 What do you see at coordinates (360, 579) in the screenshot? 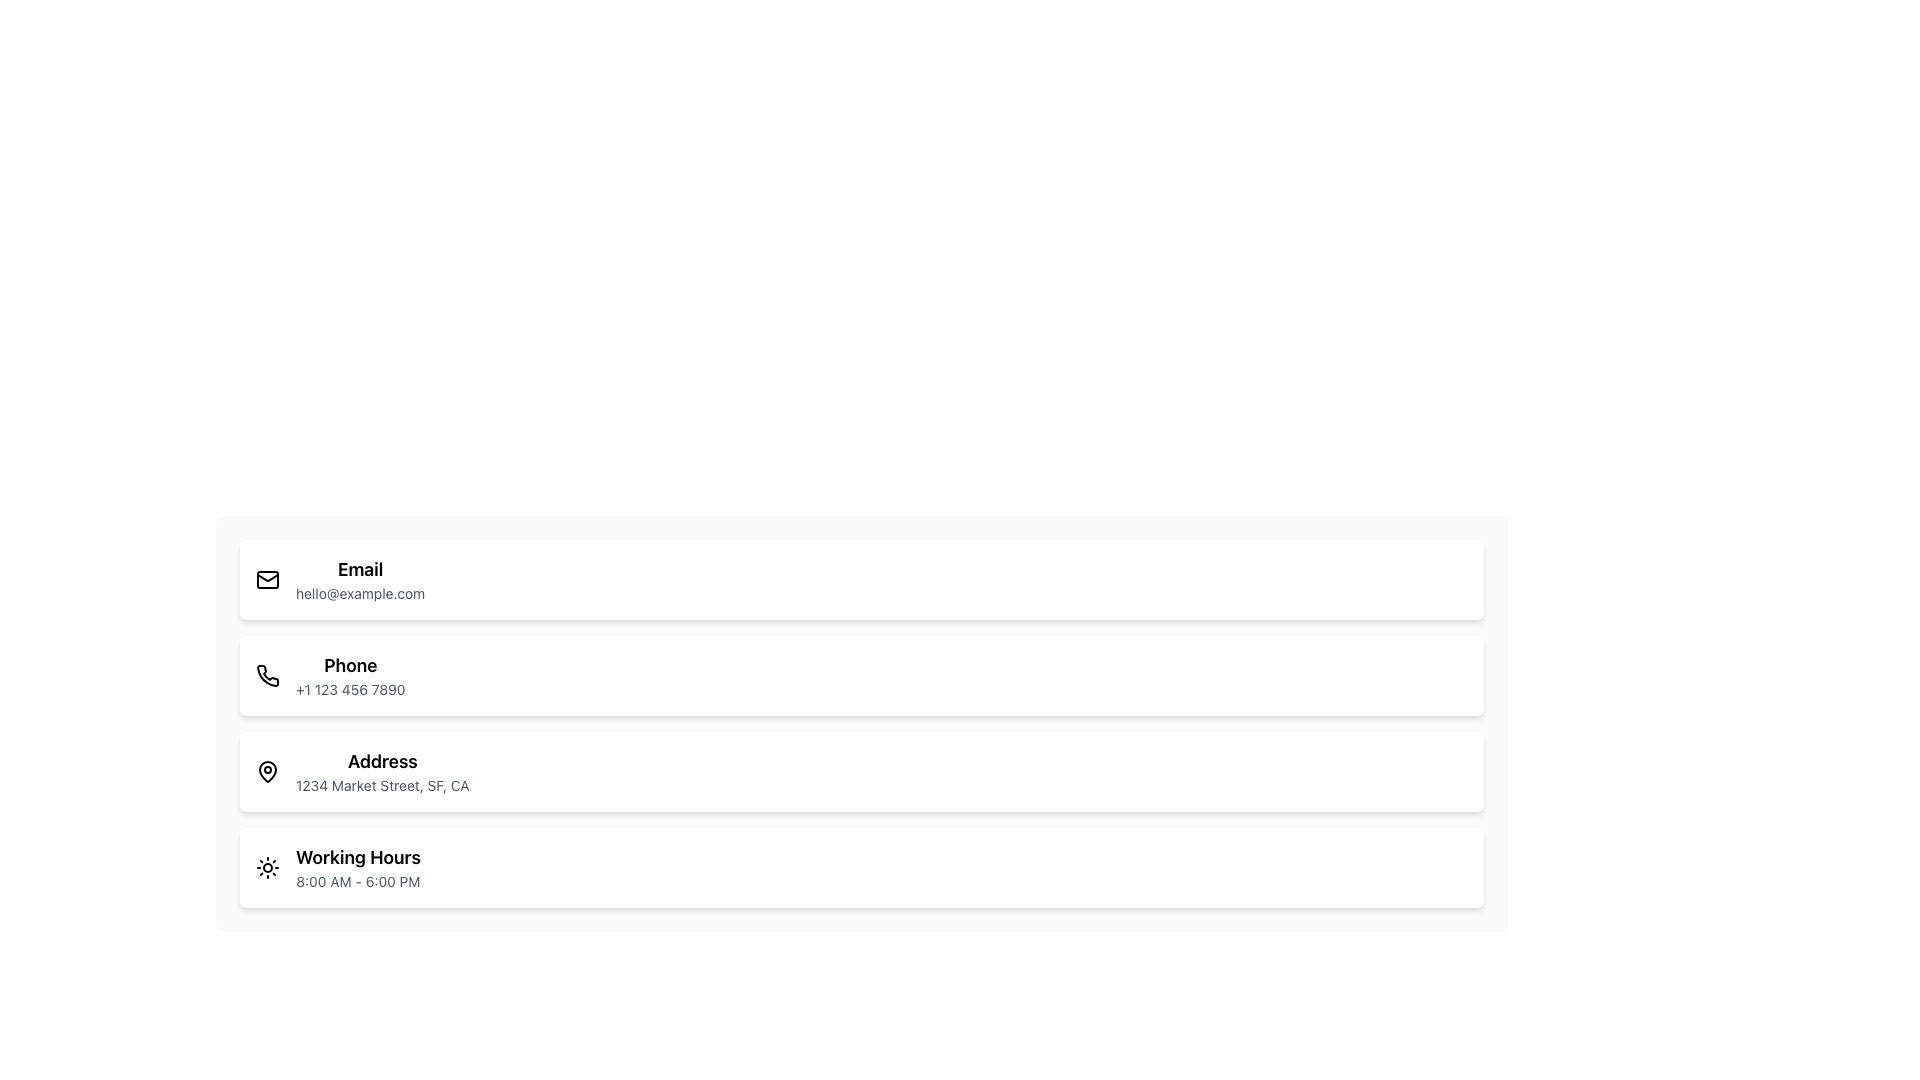
I see `the Text display component that shows 'Email' and 'hello@example.com', which is located in the first card of a vertical list of similar cards` at bounding box center [360, 579].